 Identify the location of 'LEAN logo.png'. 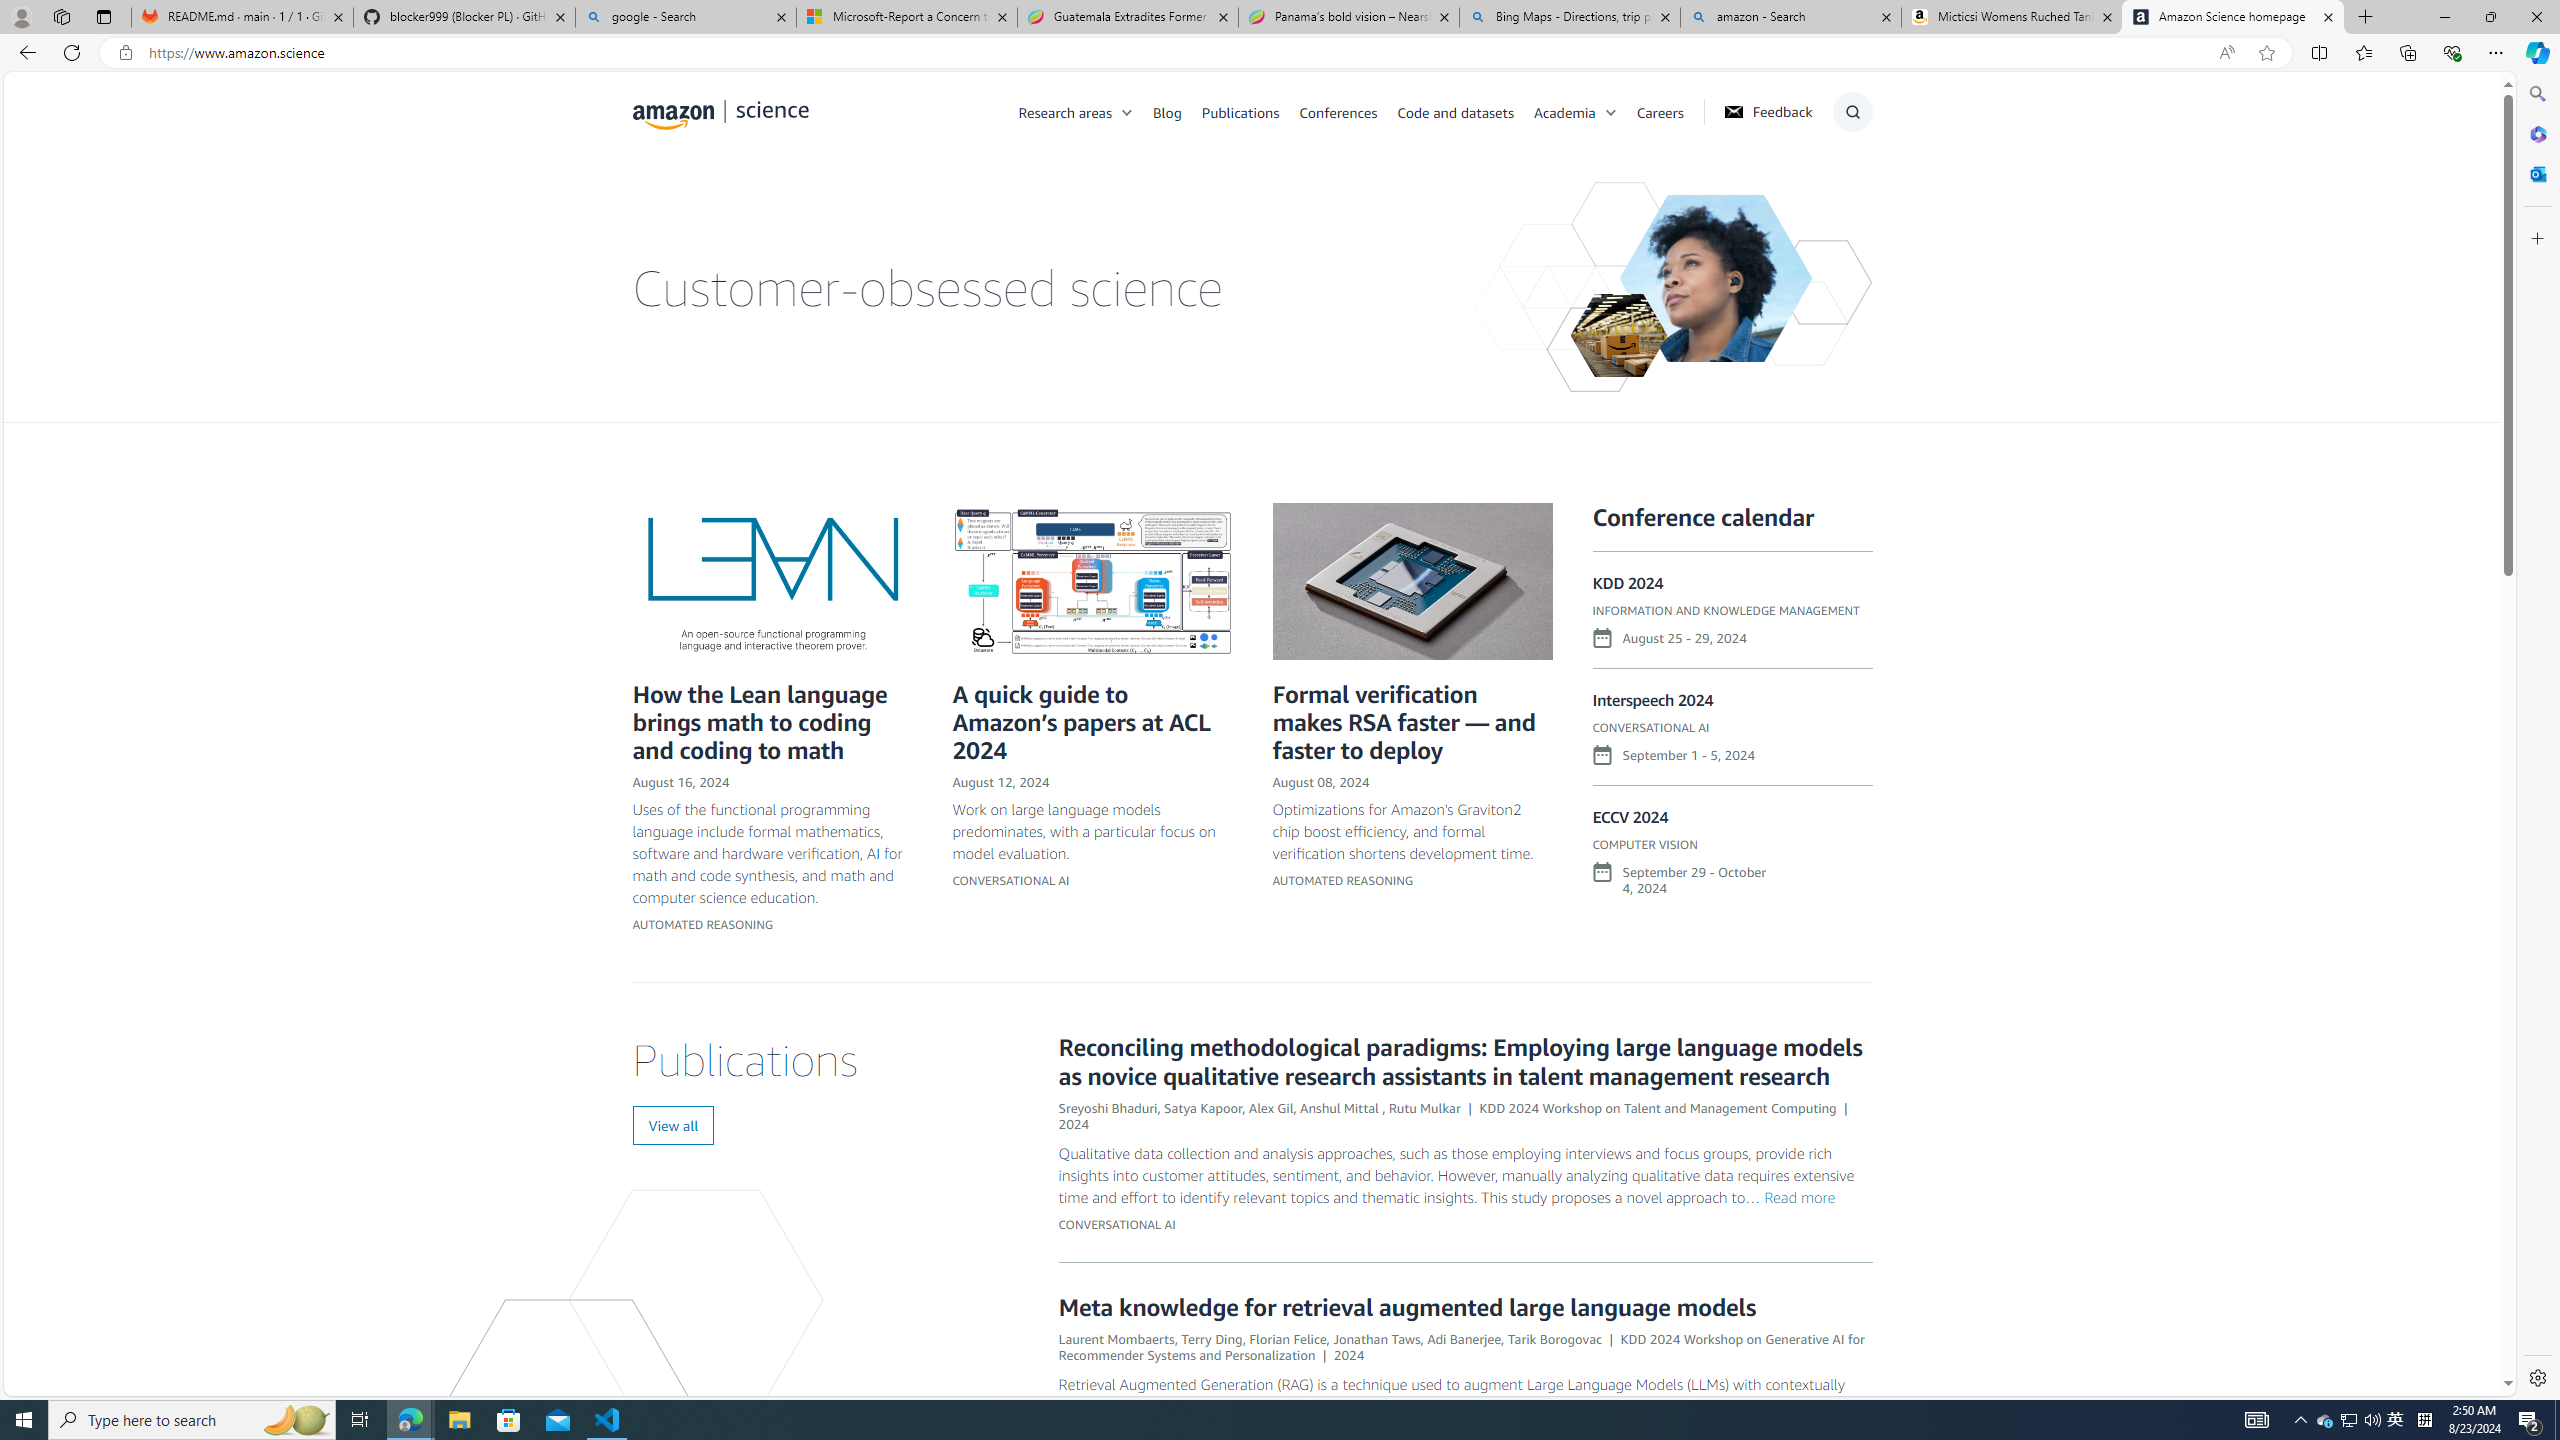
(773, 581).